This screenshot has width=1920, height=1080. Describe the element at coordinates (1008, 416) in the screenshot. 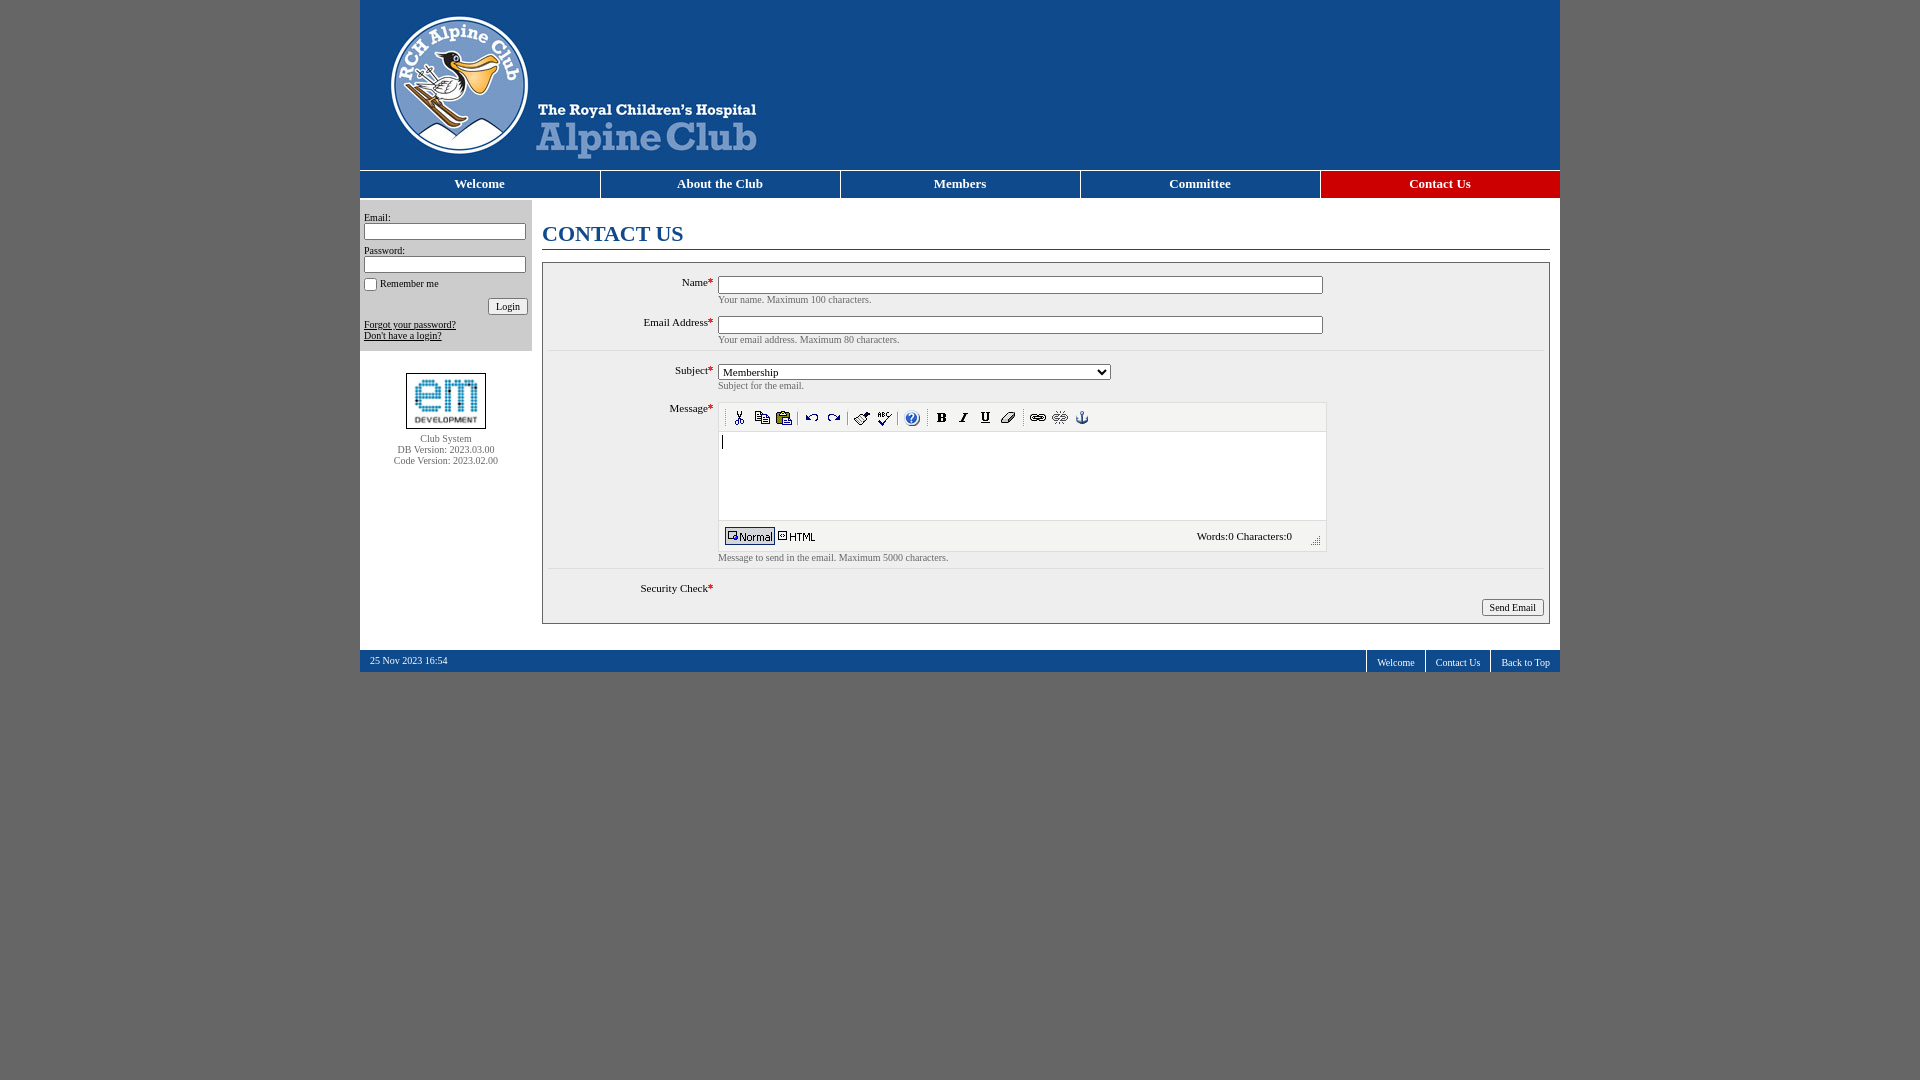

I see `'Remove Format'` at that location.